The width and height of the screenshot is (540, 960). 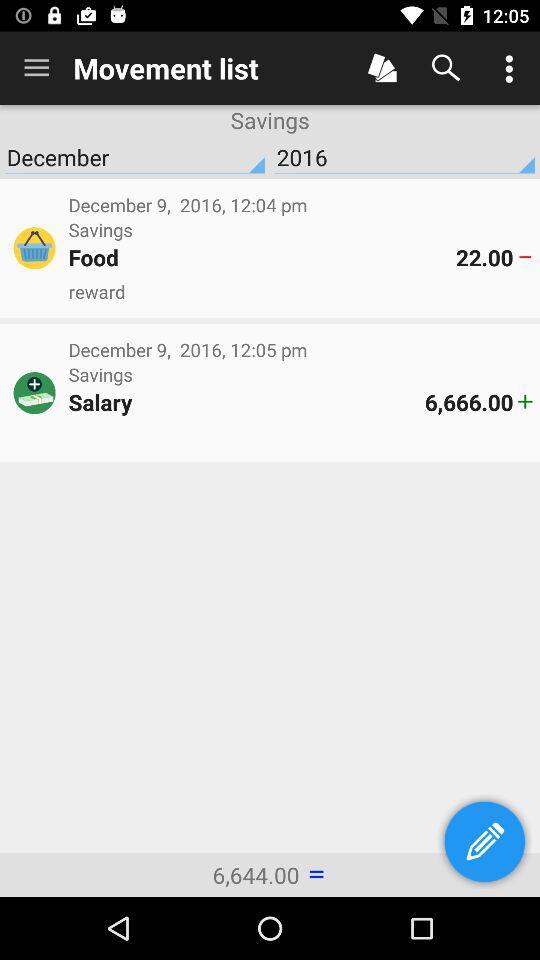 What do you see at coordinates (262, 256) in the screenshot?
I see `the icon to the left of the 22.00 item` at bounding box center [262, 256].